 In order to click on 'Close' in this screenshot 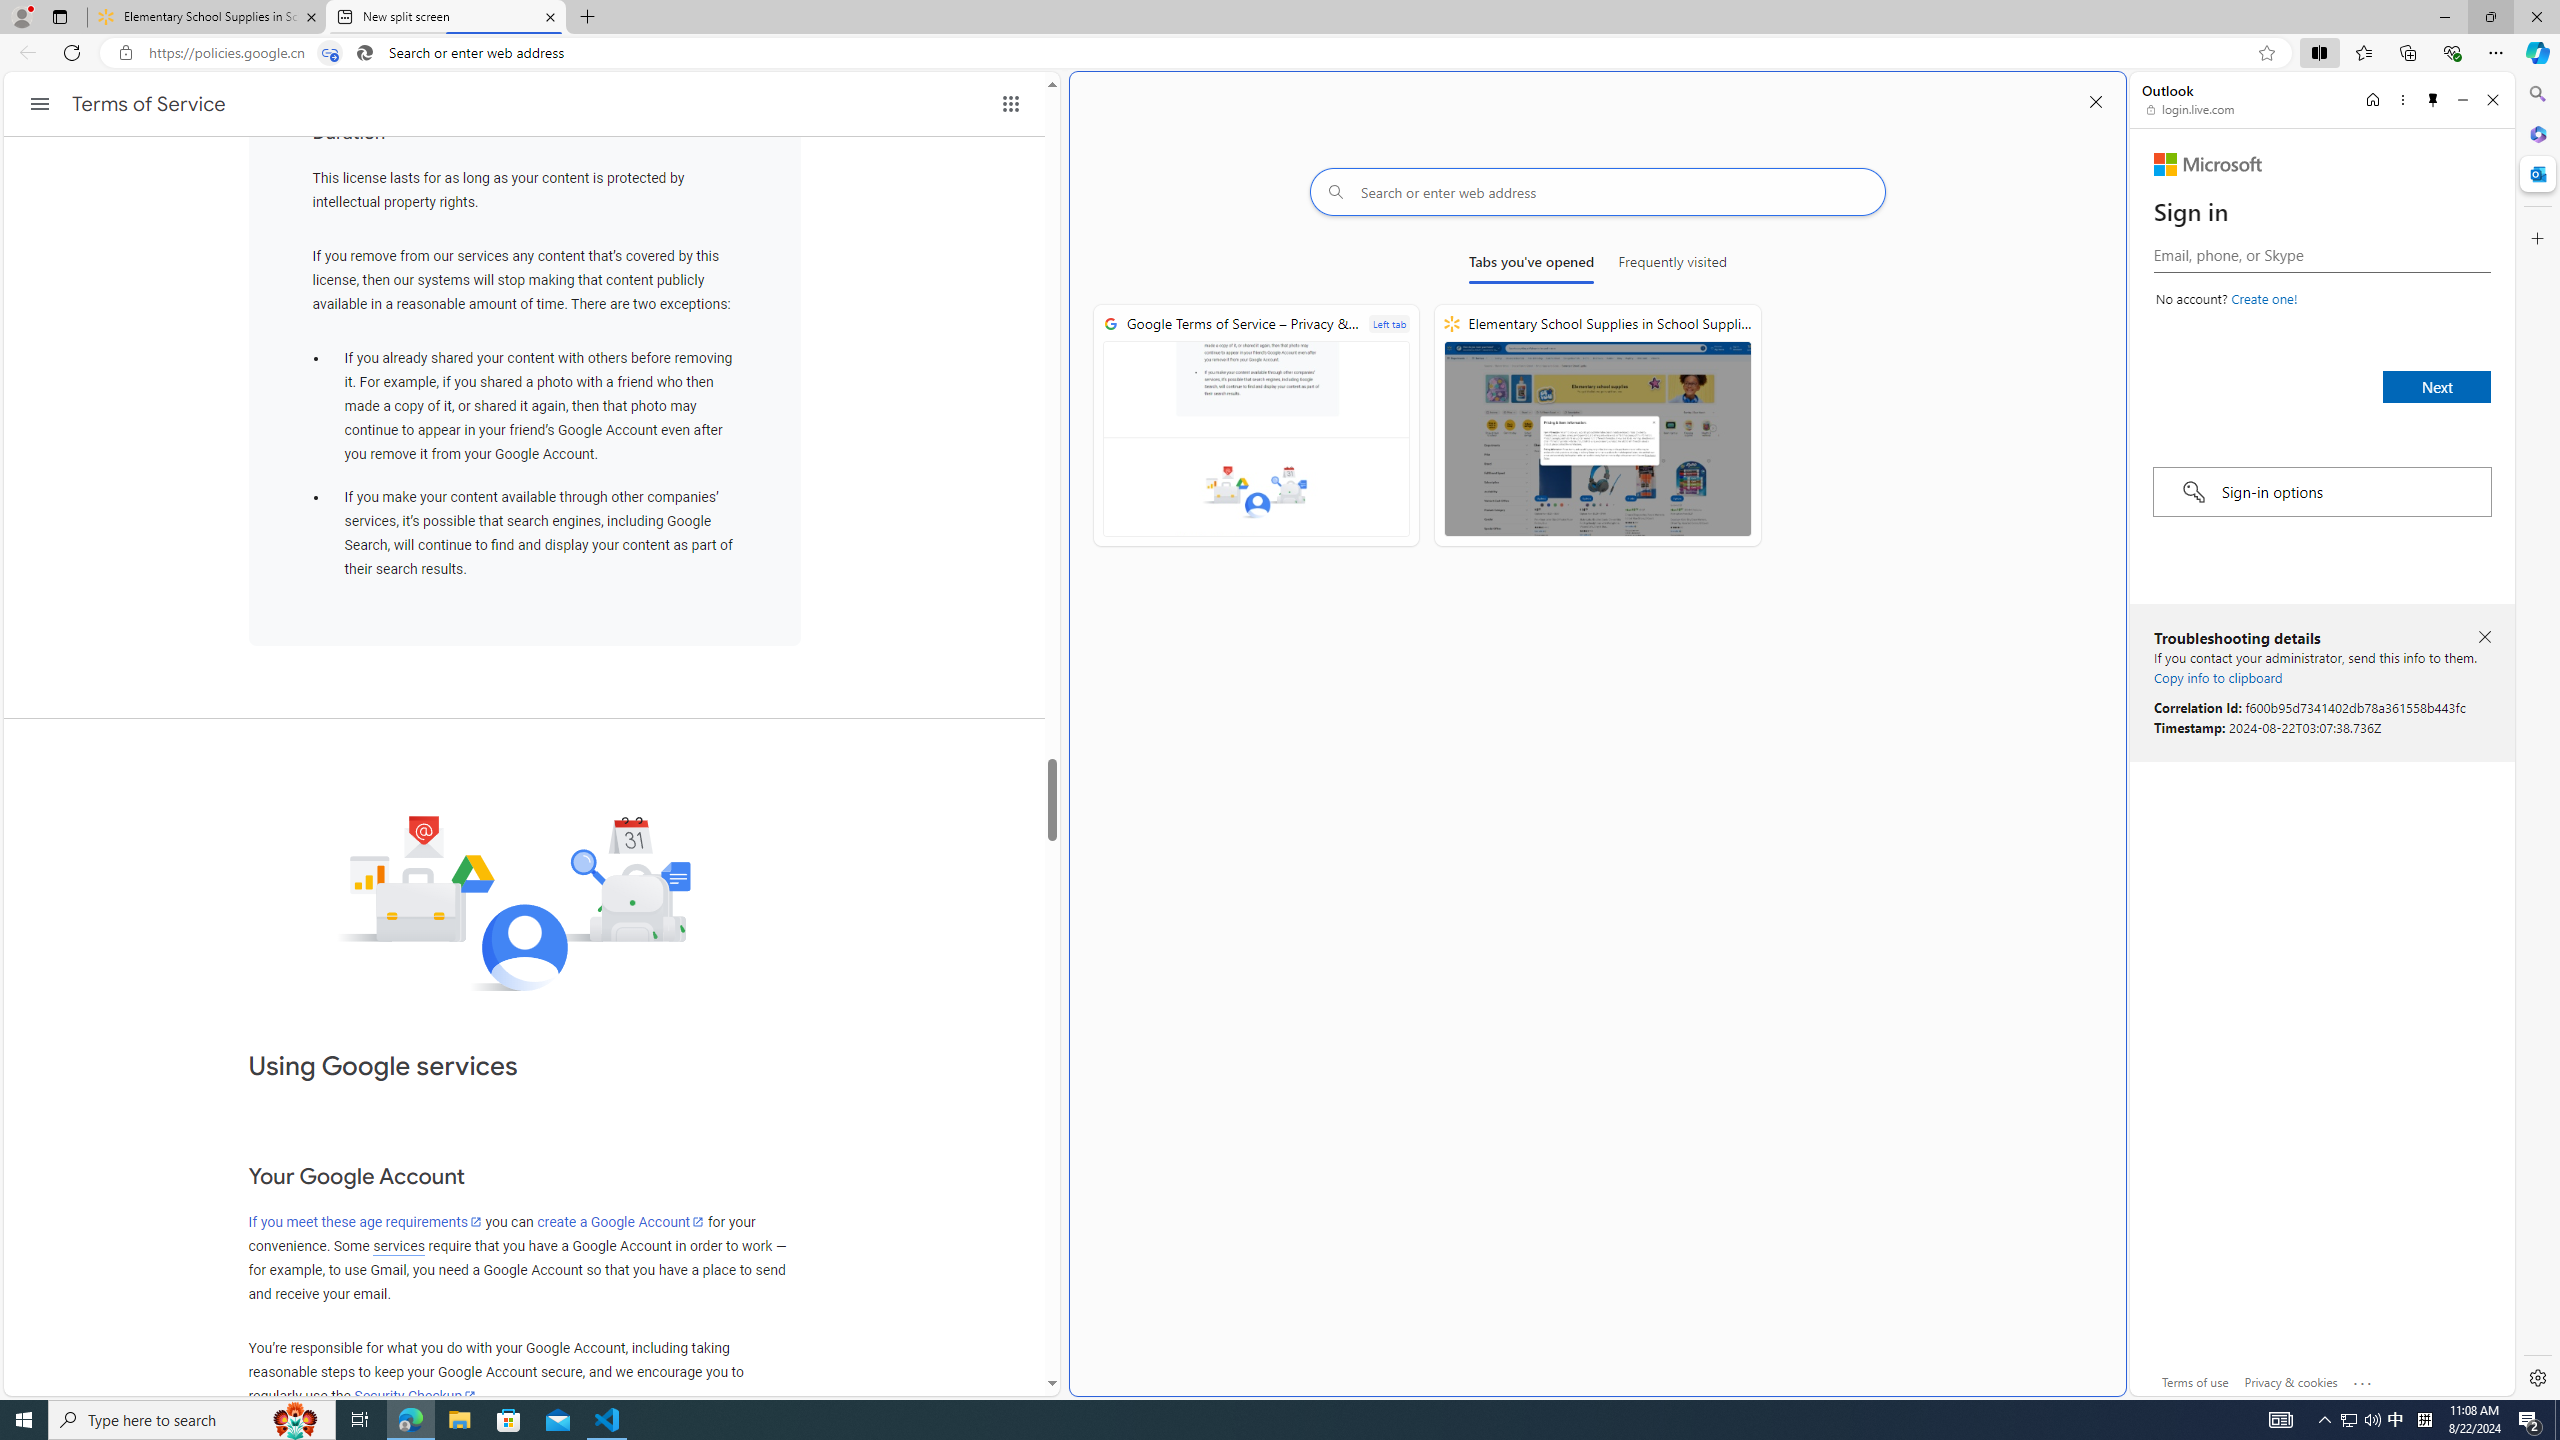, I will do `click(2491, 99)`.